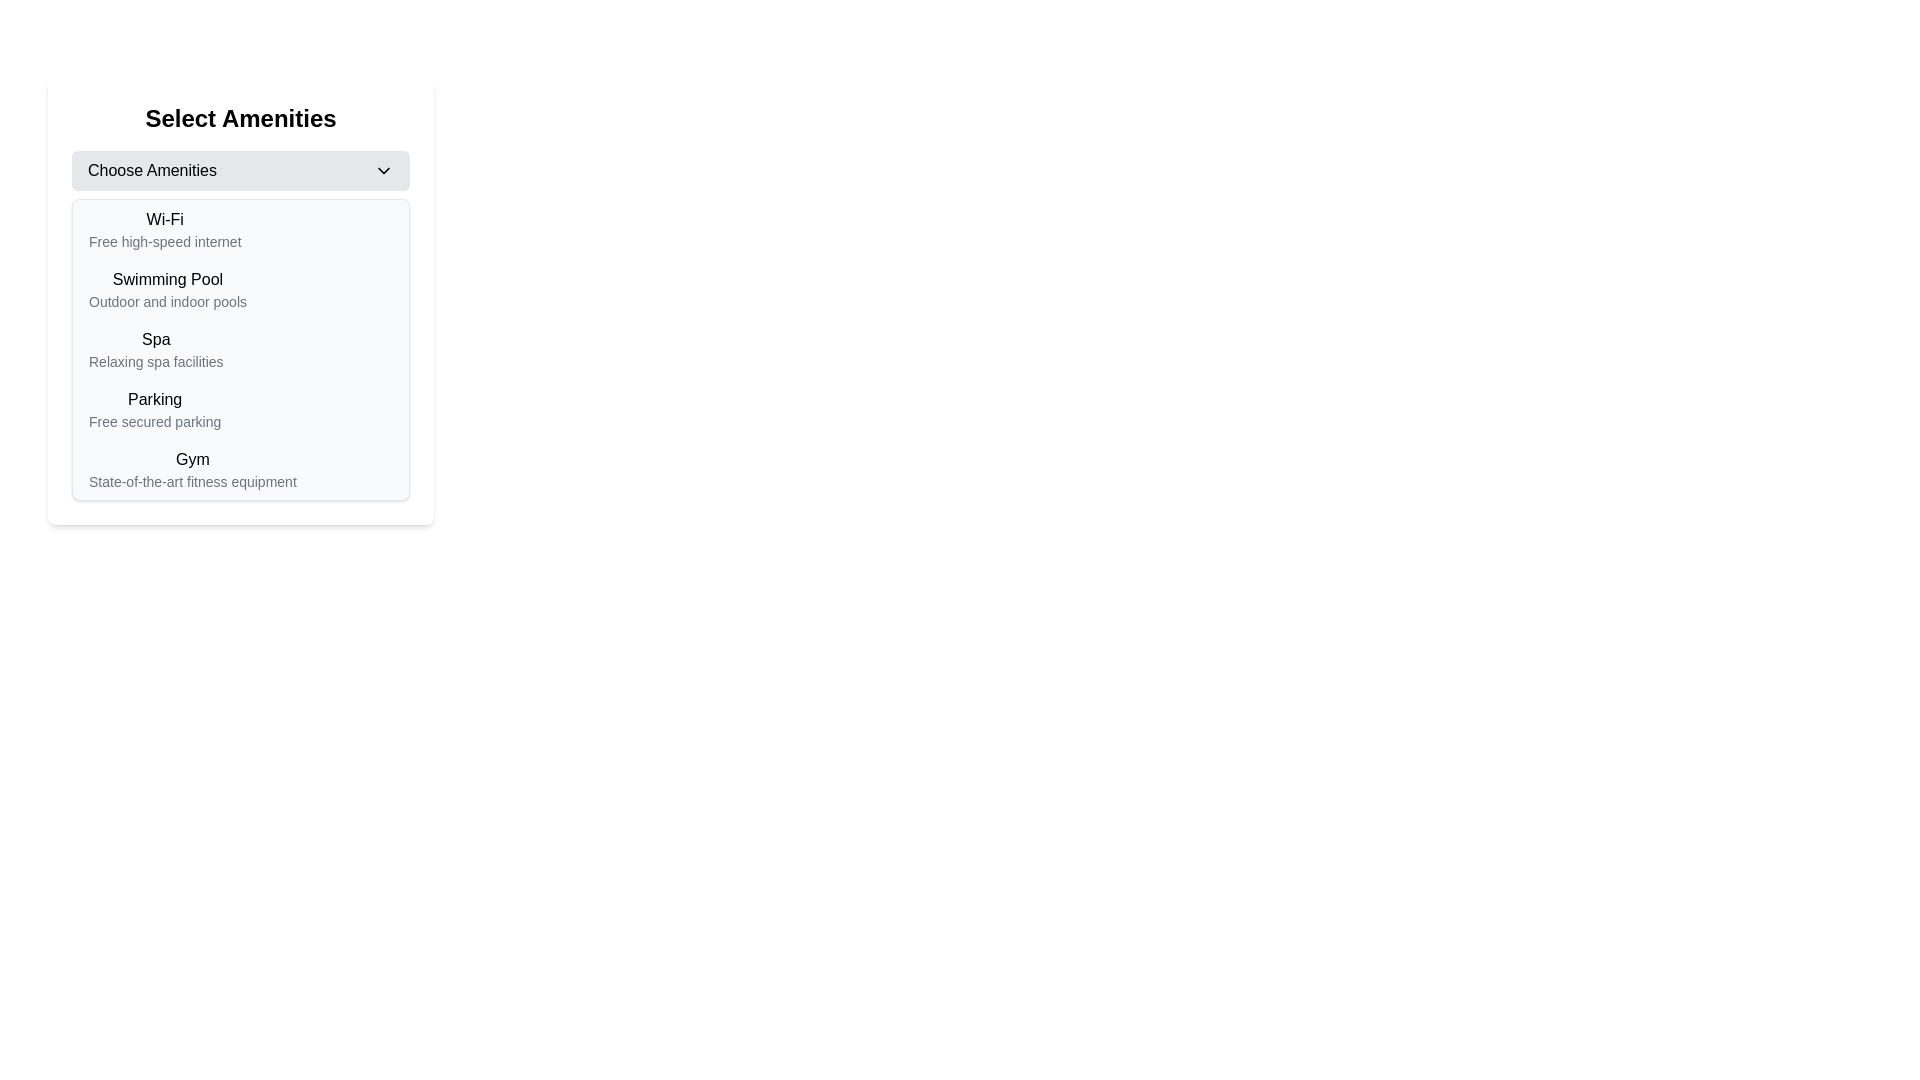  What do you see at coordinates (240, 289) in the screenshot?
I see `the 'Swimming Pool' label with description, which displays the text in bold and includes a smaller description below it, positioned in a vertical list of amenities` at bounding box center [240, 289].